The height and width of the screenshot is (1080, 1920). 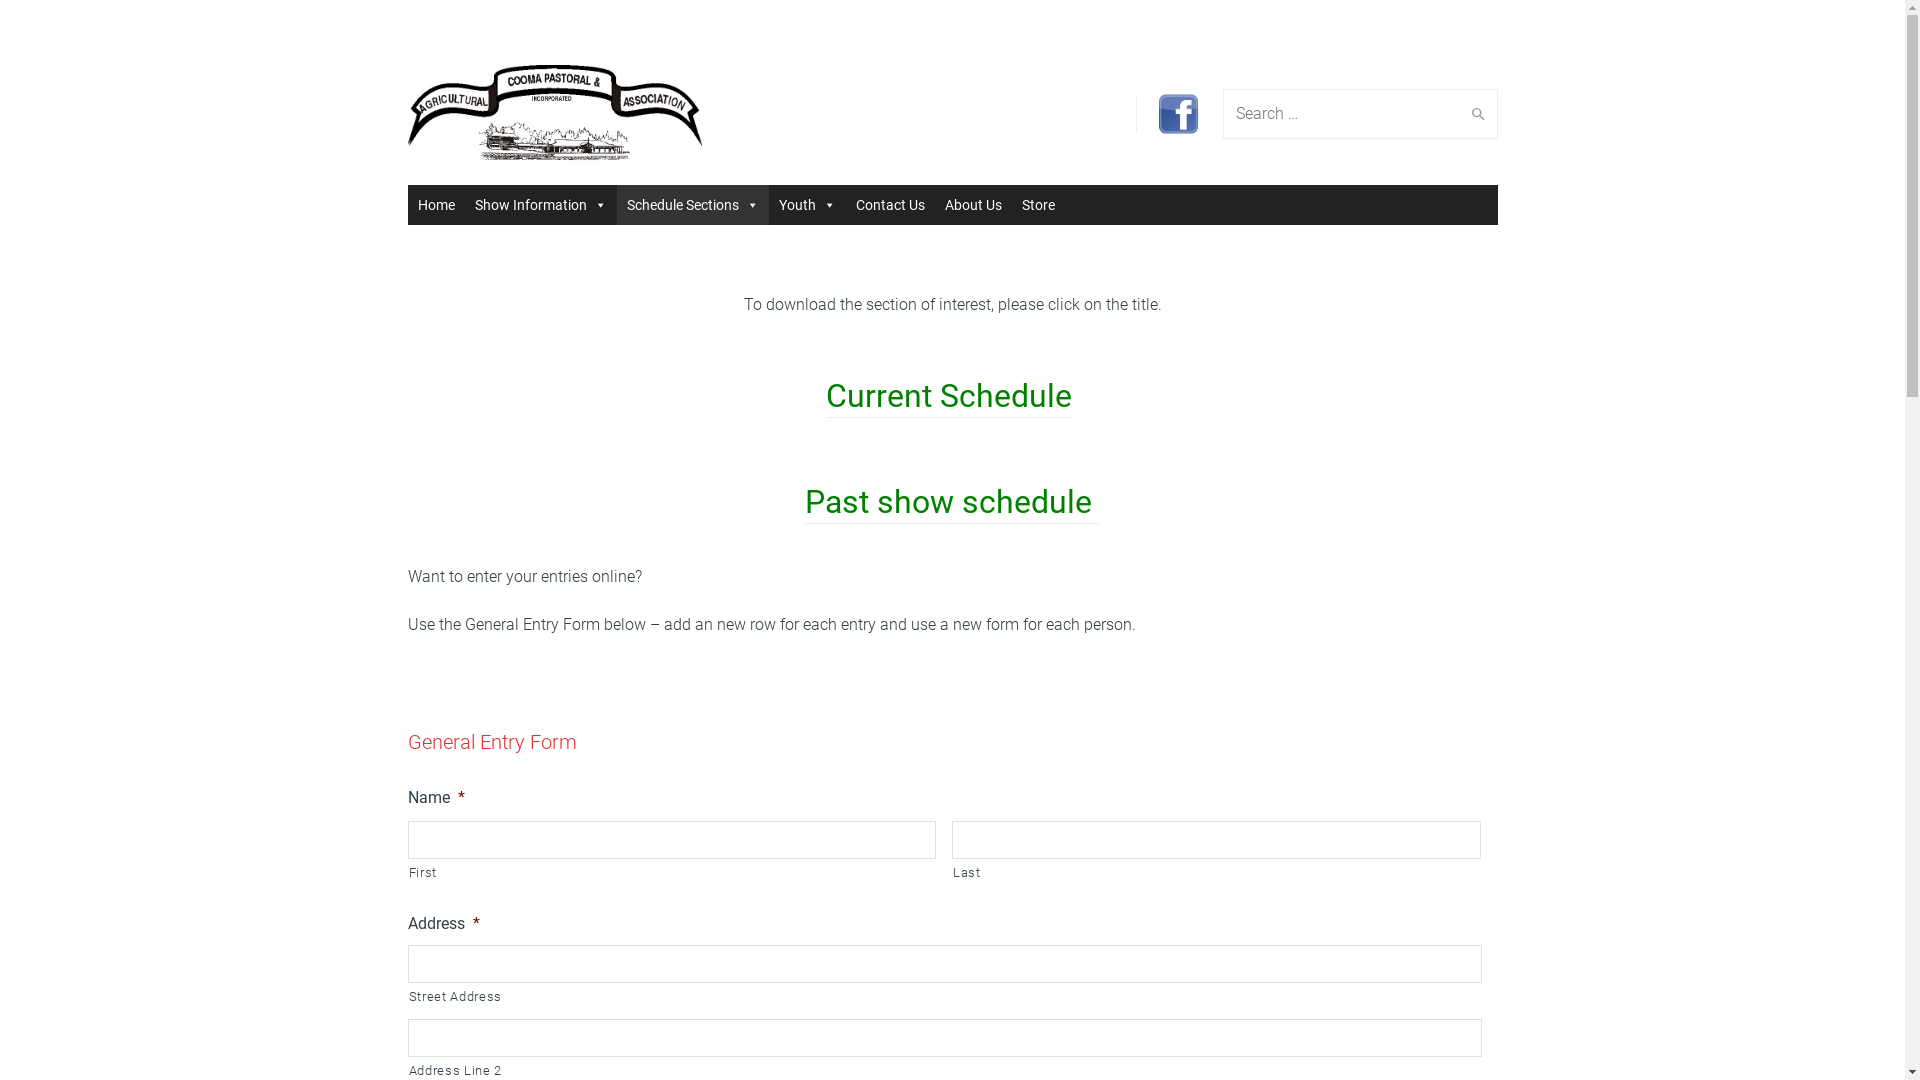 I want to click on 'Show Information', so click(x=539, y=204).